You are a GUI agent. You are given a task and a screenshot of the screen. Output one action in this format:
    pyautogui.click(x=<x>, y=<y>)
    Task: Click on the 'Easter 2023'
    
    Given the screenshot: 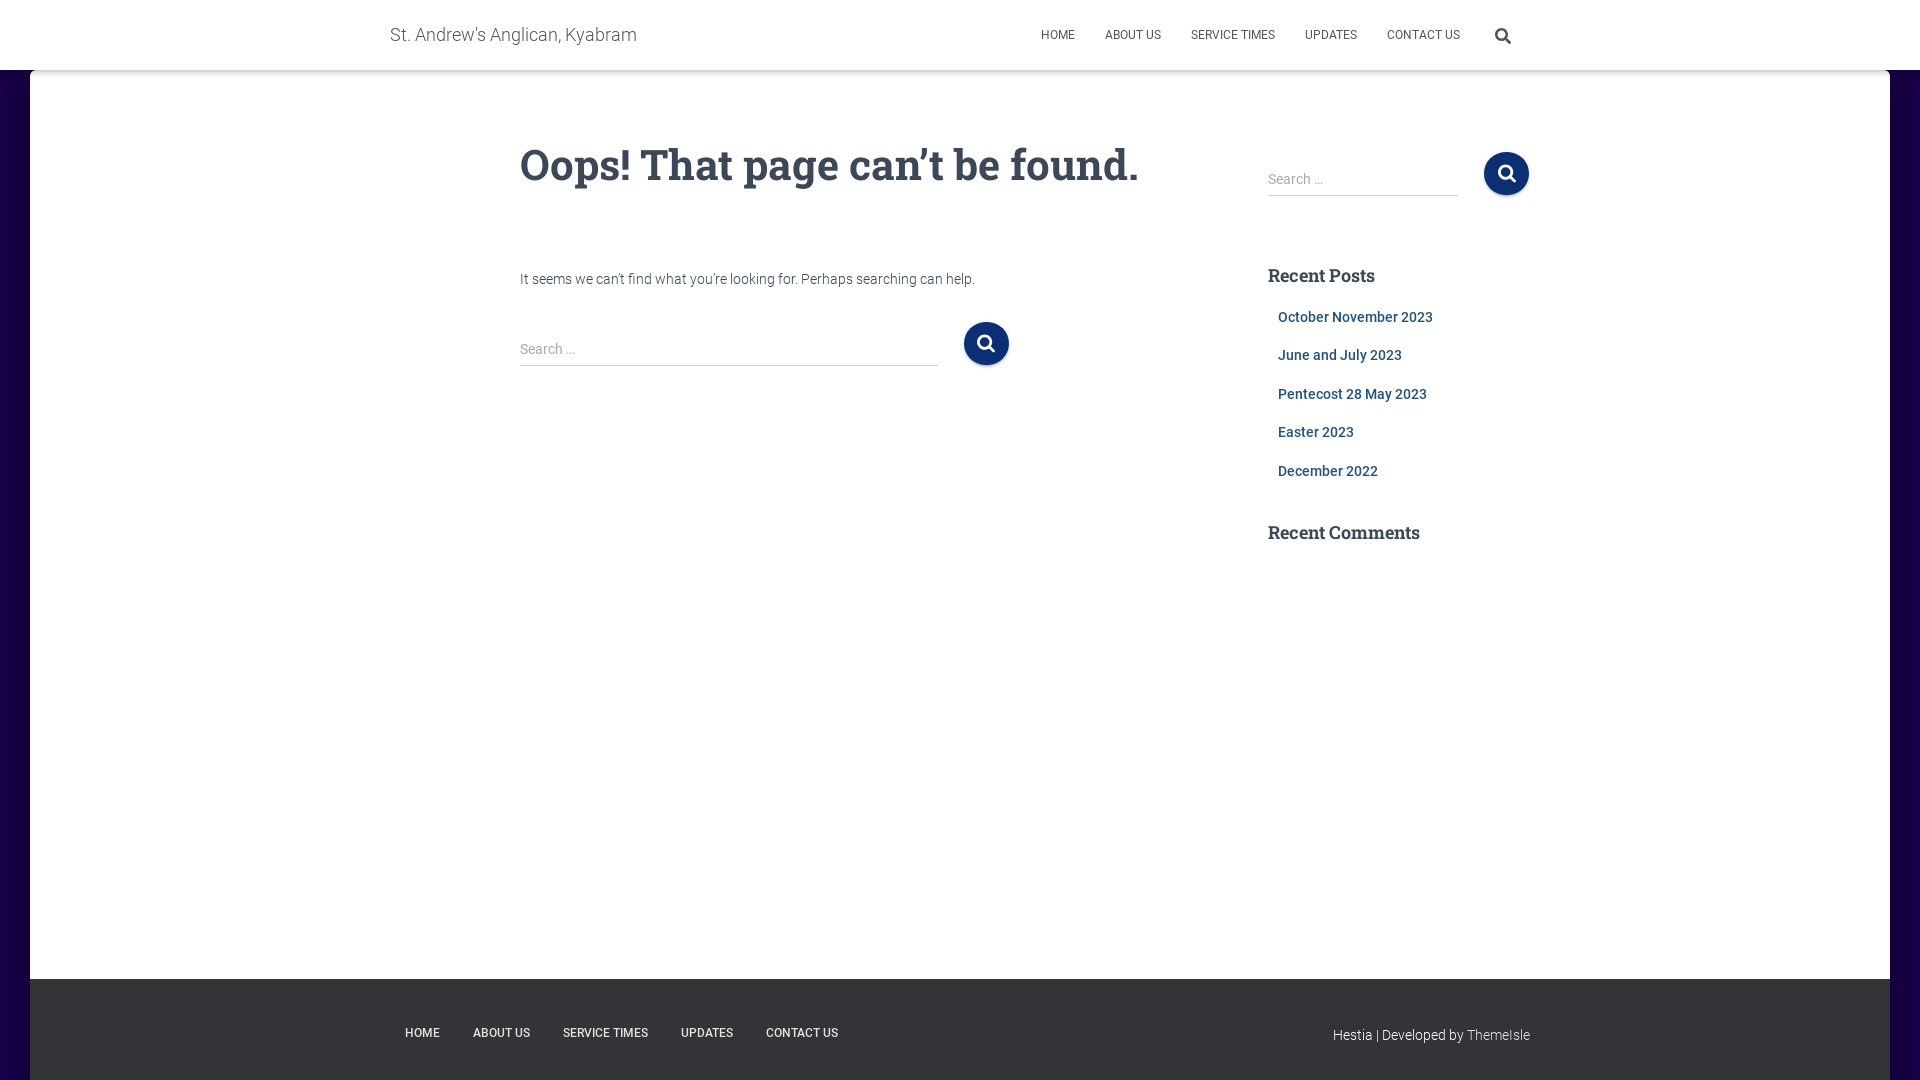 What is the action you would take?
    pyautogui.click(x=1315, y=431)
    